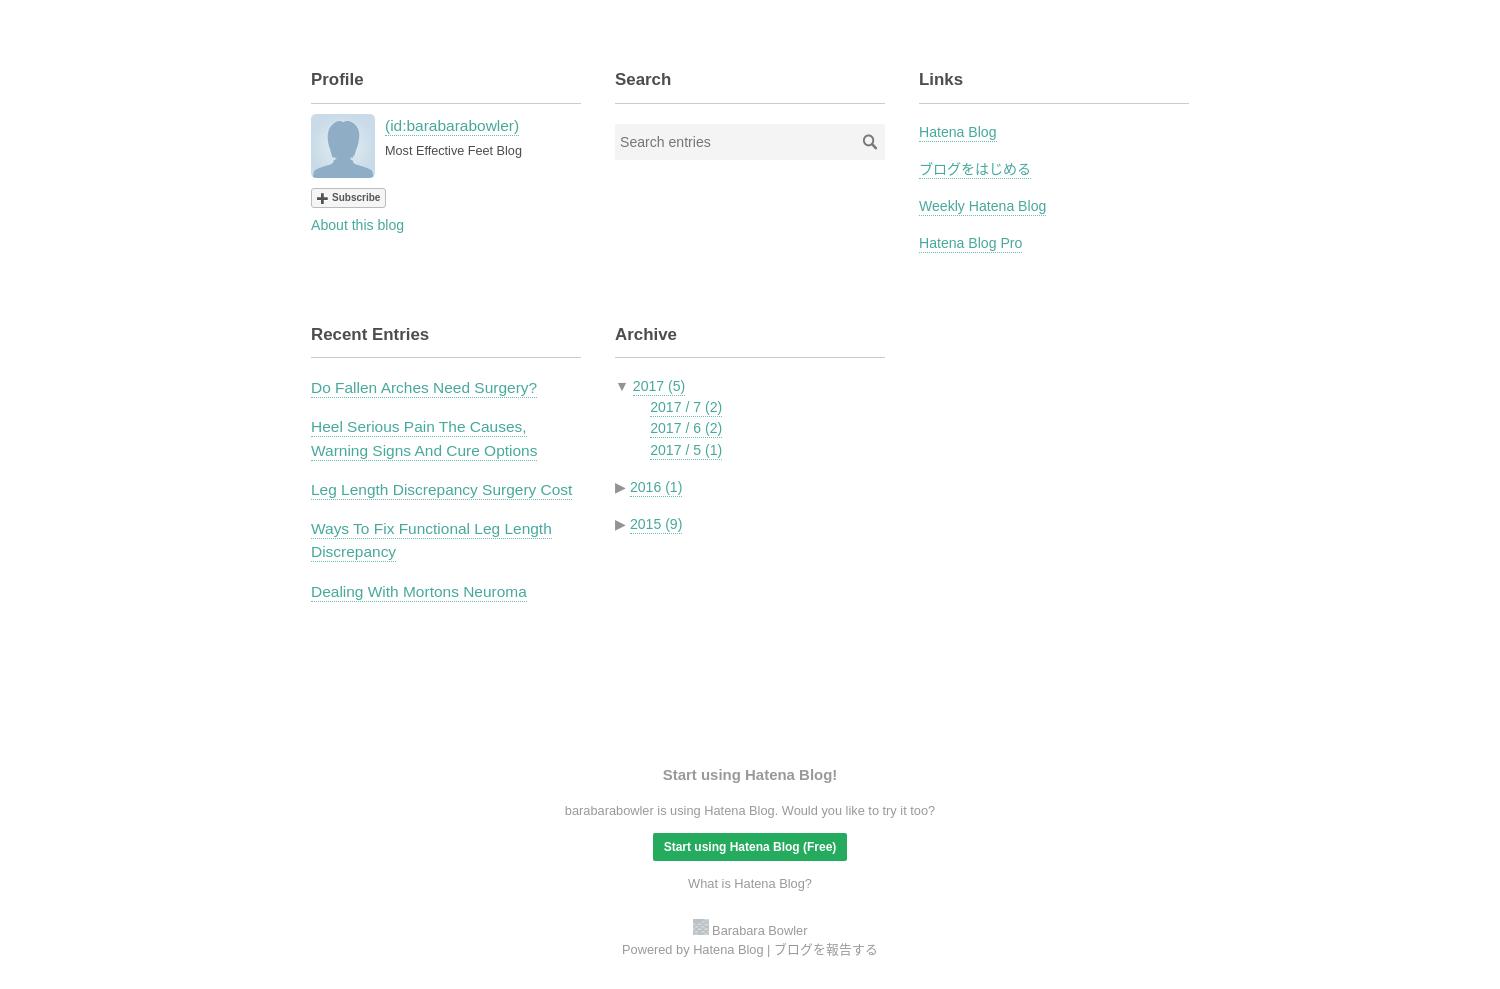 This screenshot has height=989, width=1500. Describe the element at coordinates (387, 123) in the screenshot. I see `'('` at that location.